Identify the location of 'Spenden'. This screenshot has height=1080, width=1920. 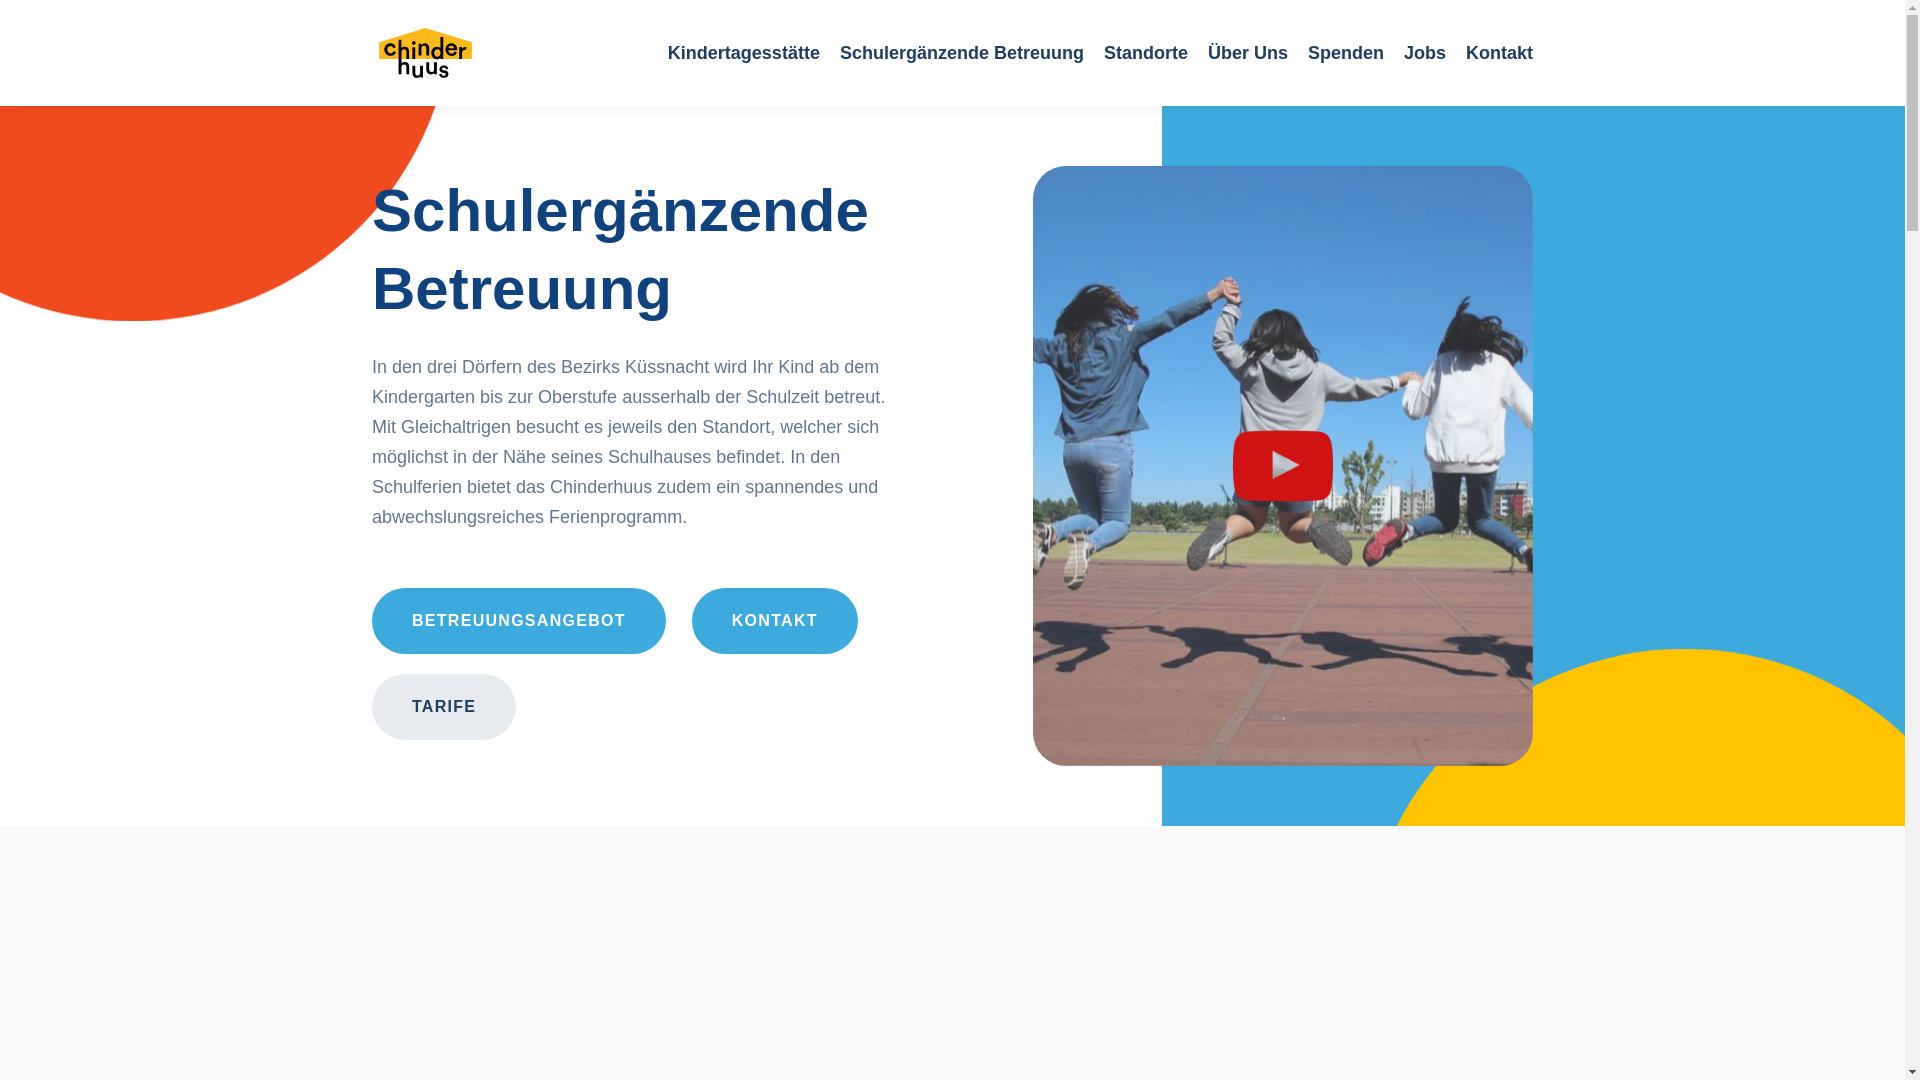
(1345, 52).